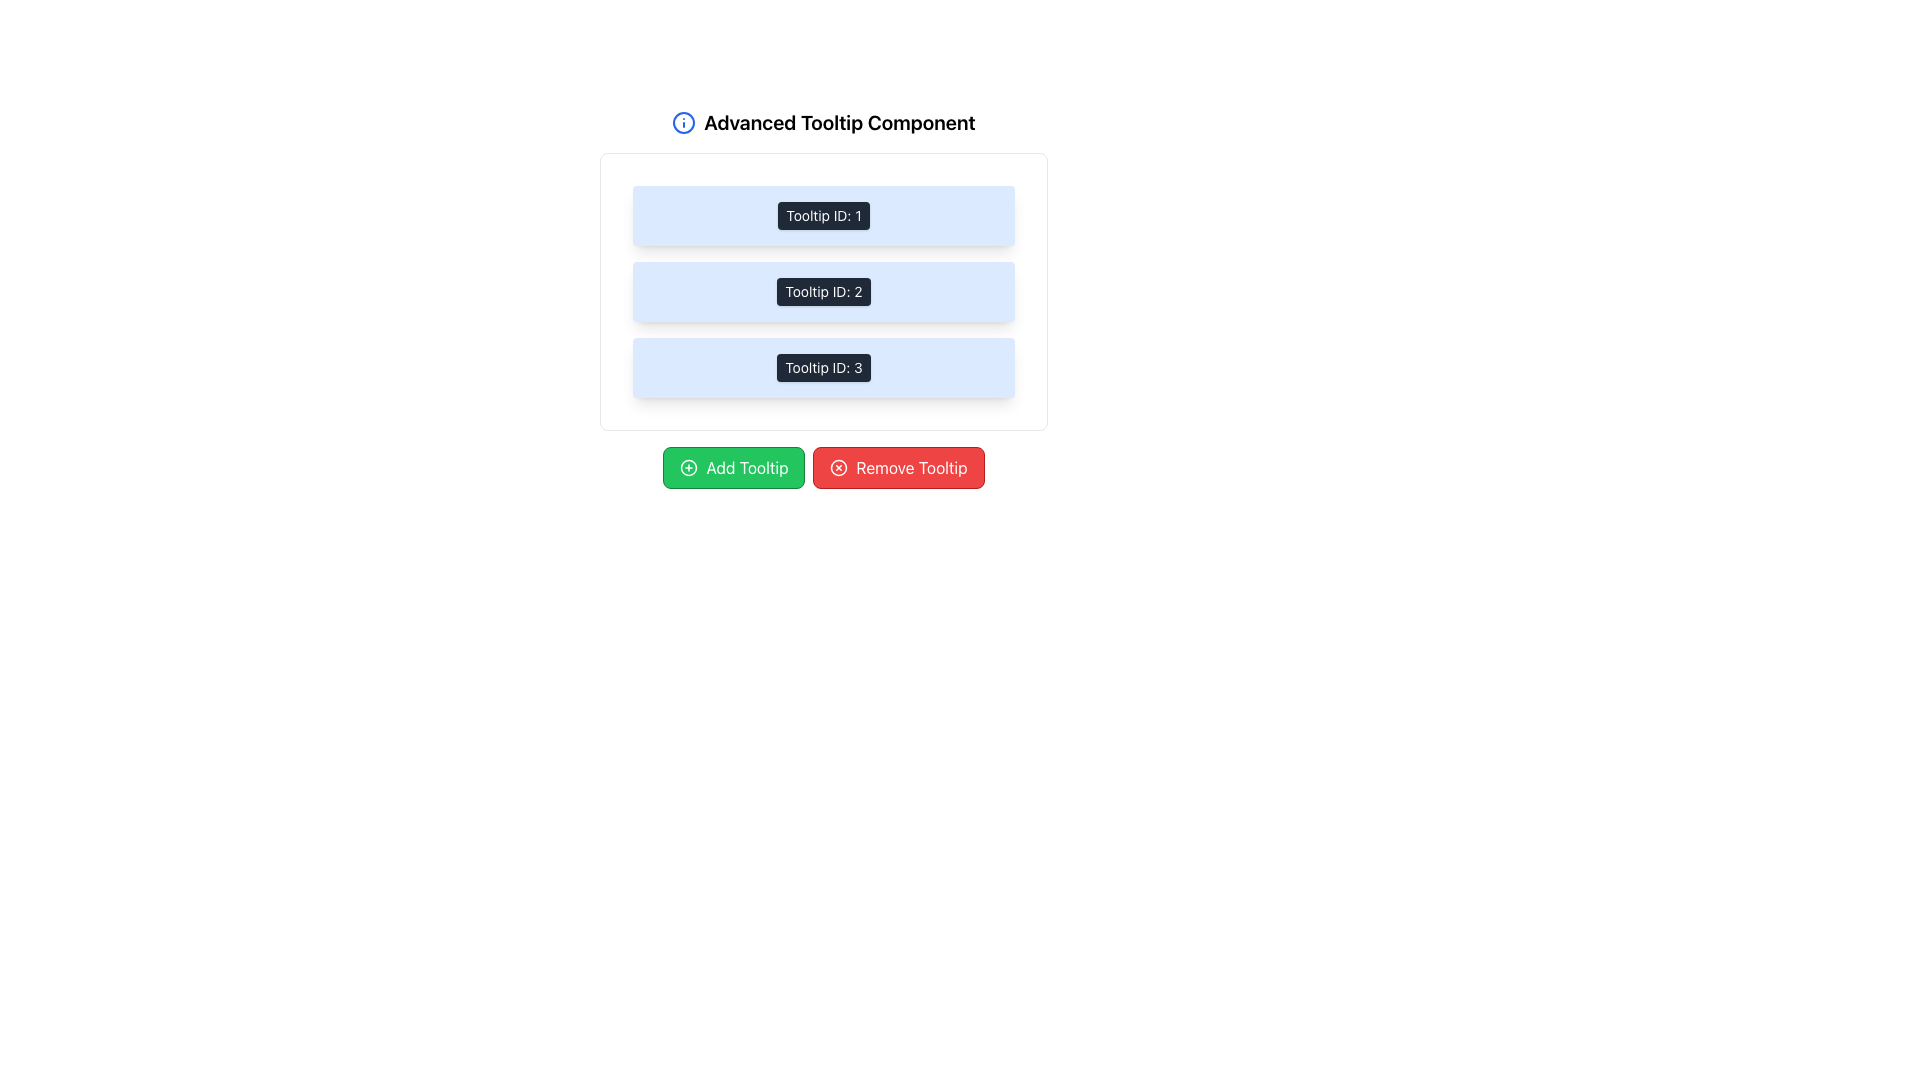  I want to click on the tooltip with the dark gray background displaying 'Tooltip ID: 3', which is the third item in a vertically stacked list of tooltips, so click(824, 367).